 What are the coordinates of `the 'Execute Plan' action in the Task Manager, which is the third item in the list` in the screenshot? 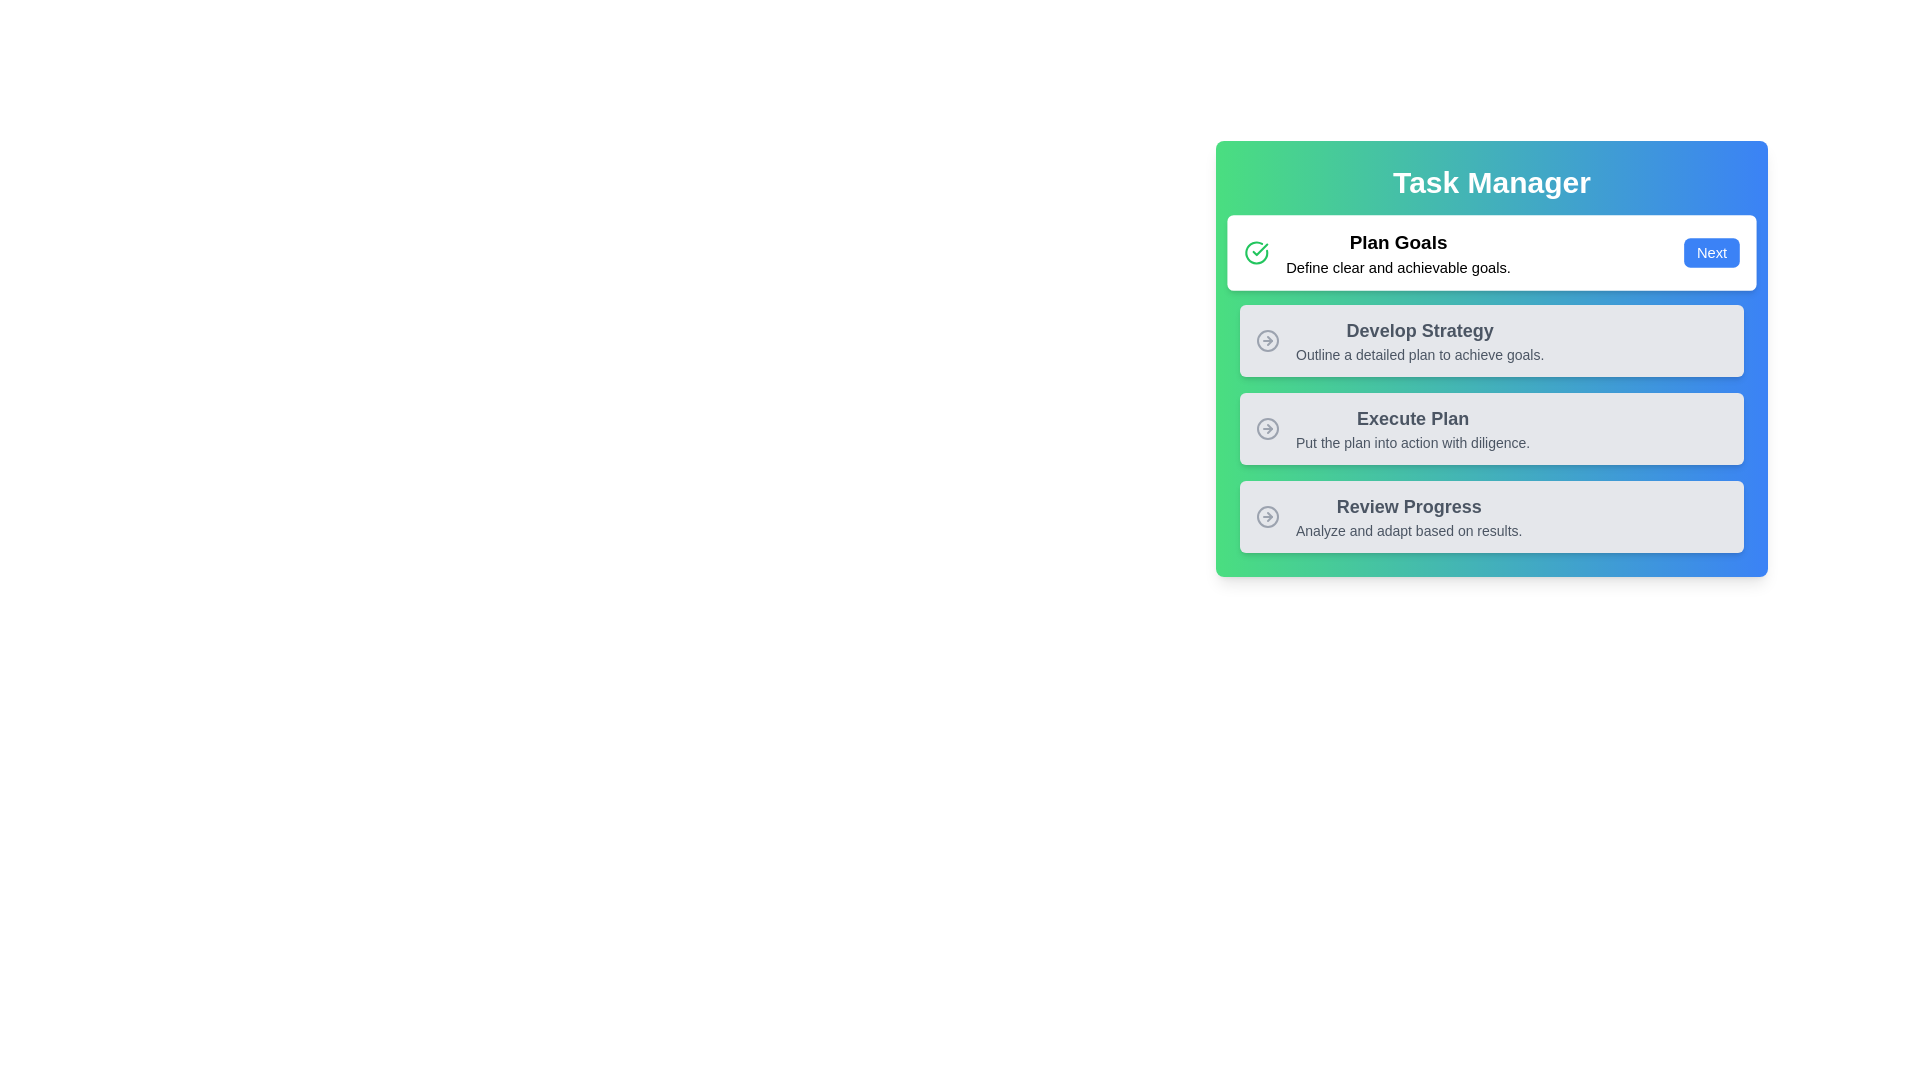 It's located at (1492, 427).